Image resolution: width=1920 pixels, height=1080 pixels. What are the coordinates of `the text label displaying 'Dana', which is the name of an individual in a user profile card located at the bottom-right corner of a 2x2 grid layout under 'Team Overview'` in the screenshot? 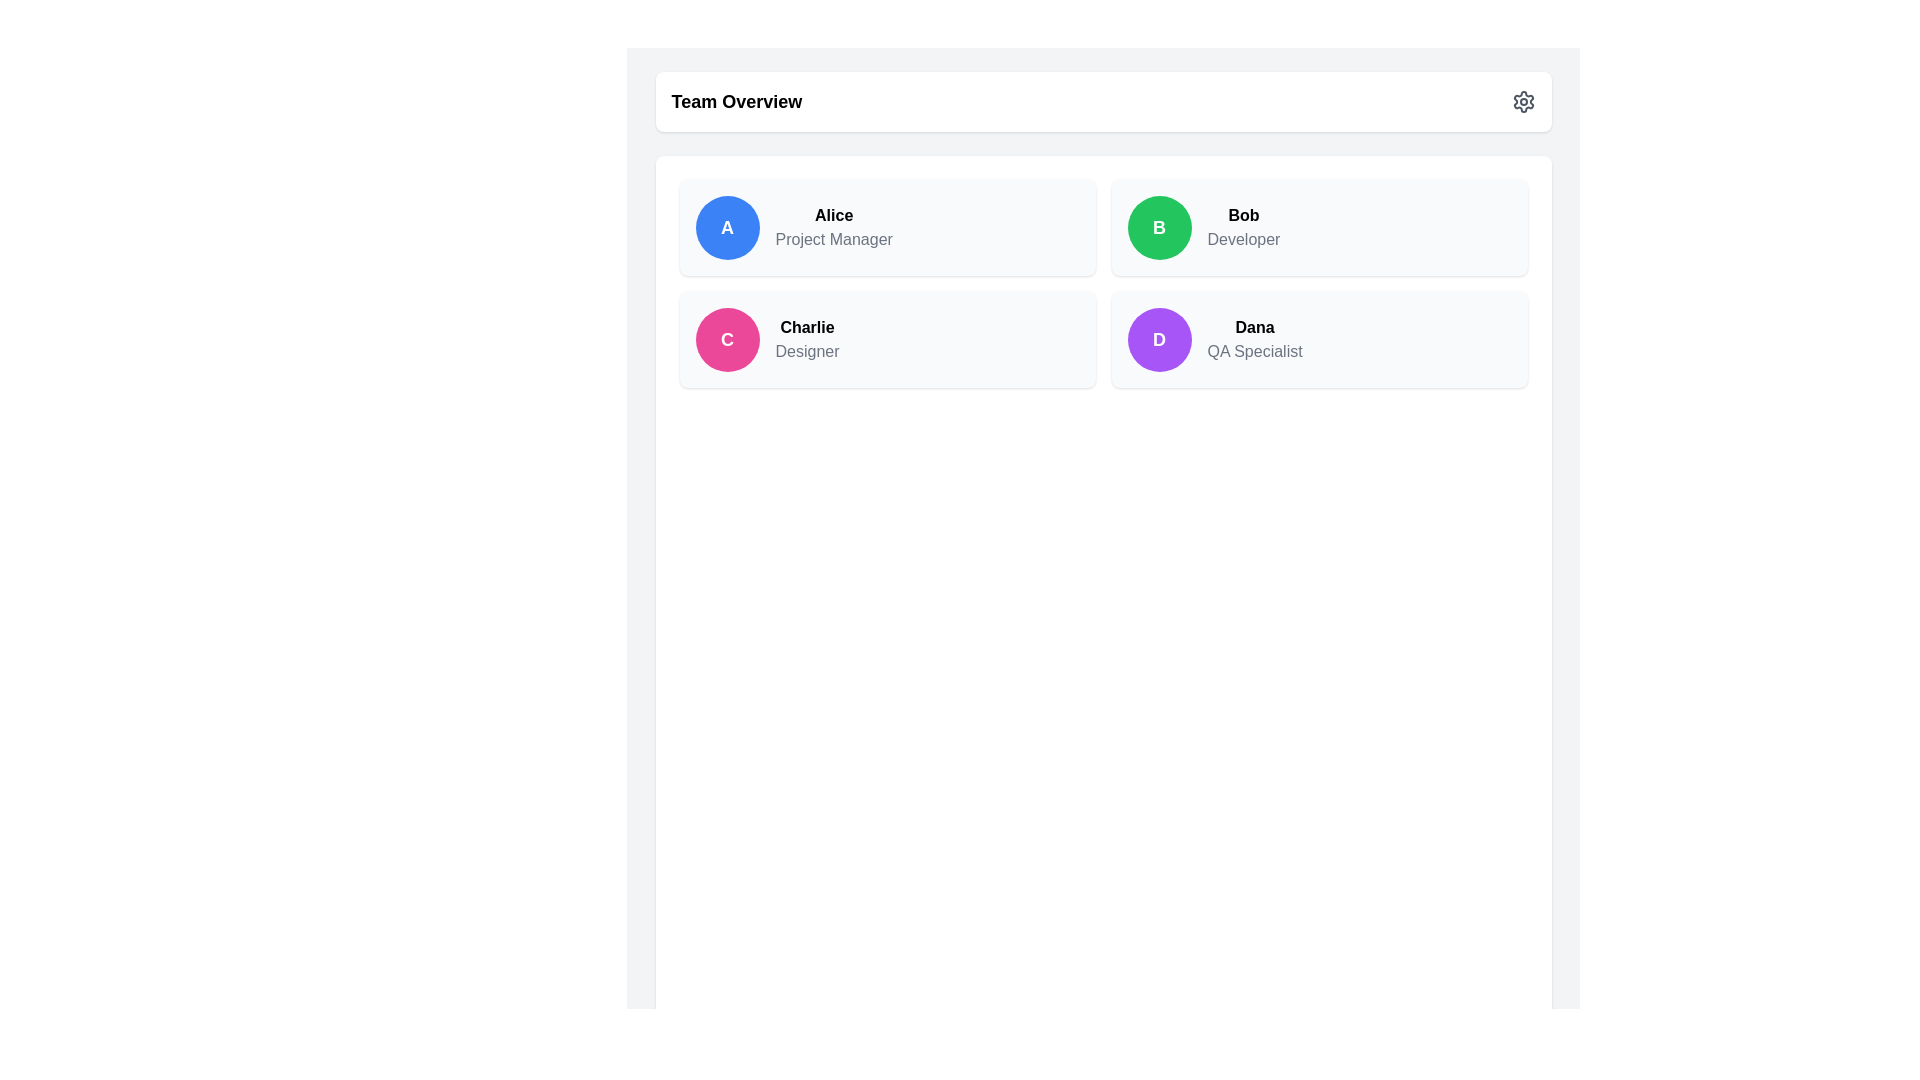 It's located at (1254, 326).